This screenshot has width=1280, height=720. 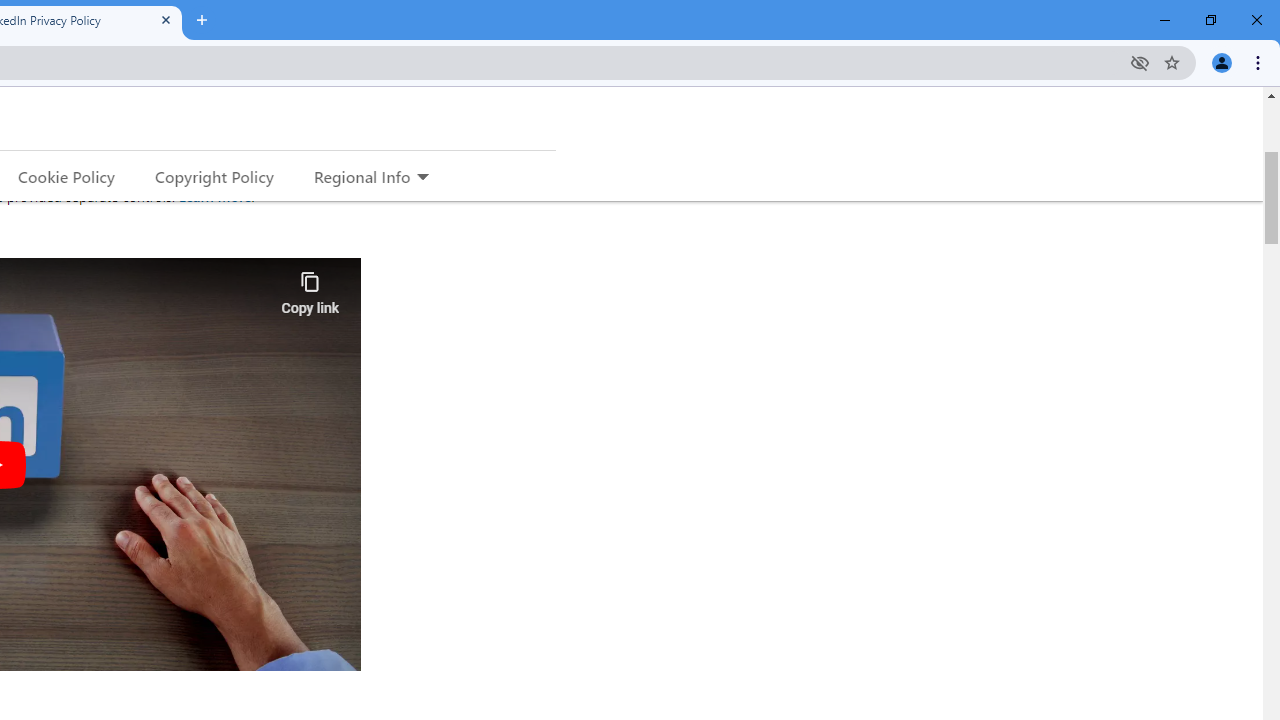 What do you see at coordinates (66, 175) in the screenshot?
I see `'Cookie Policy'` at bounding box center [66, 175].